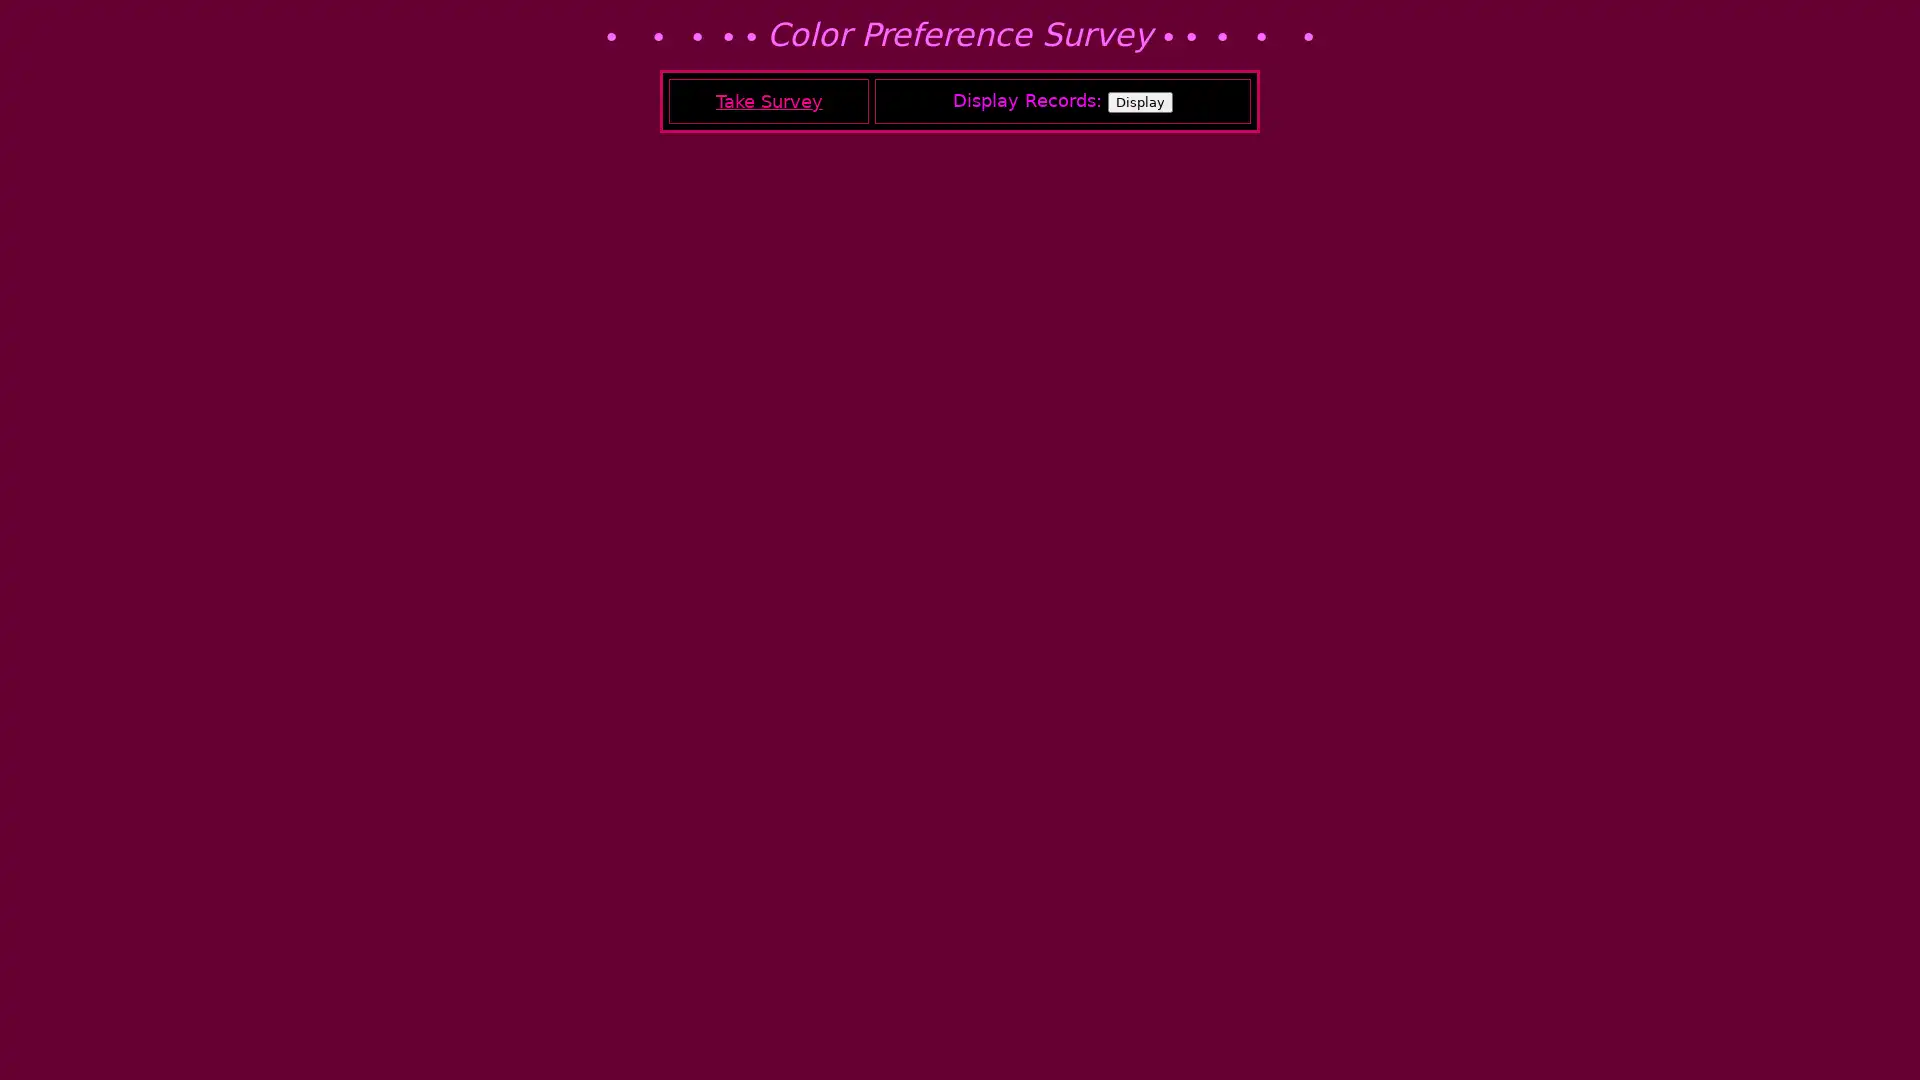  I want to click on Display, so click(1140, 102).